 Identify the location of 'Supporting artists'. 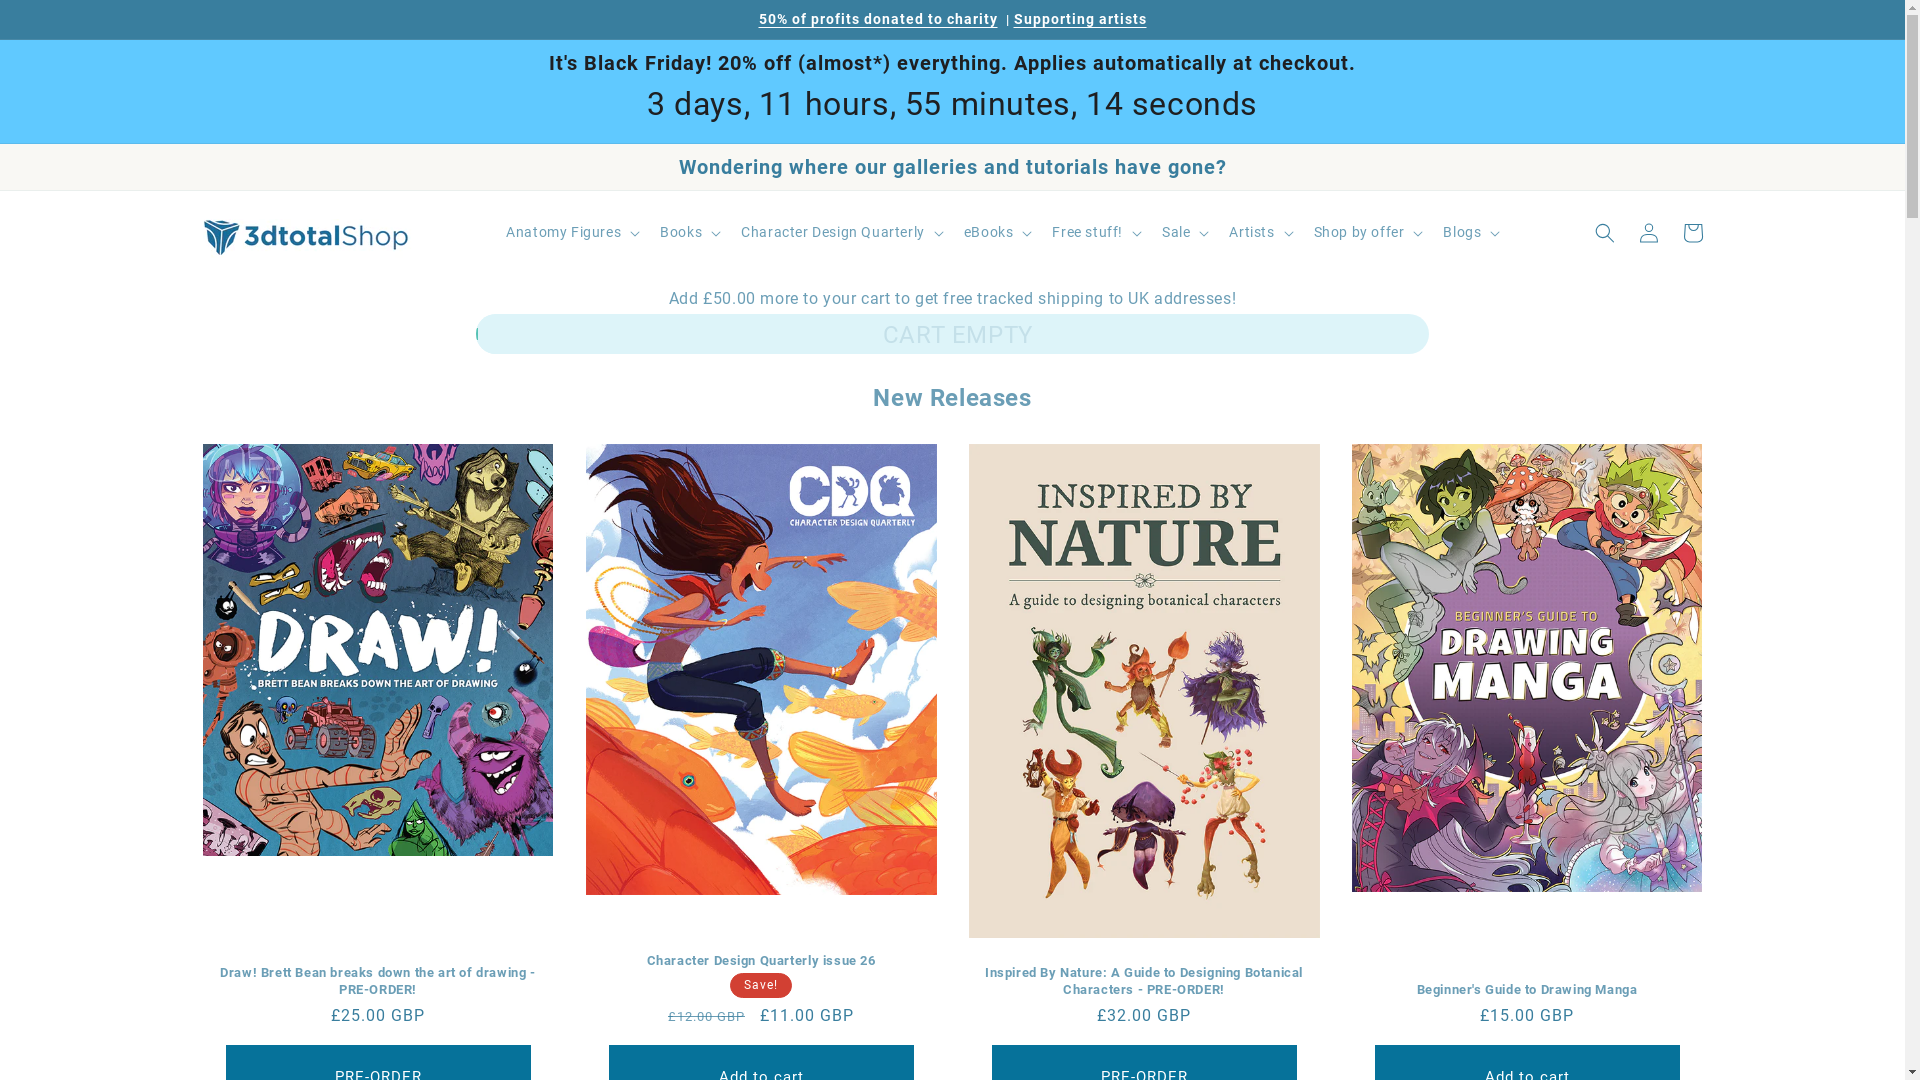
(1013, 19).